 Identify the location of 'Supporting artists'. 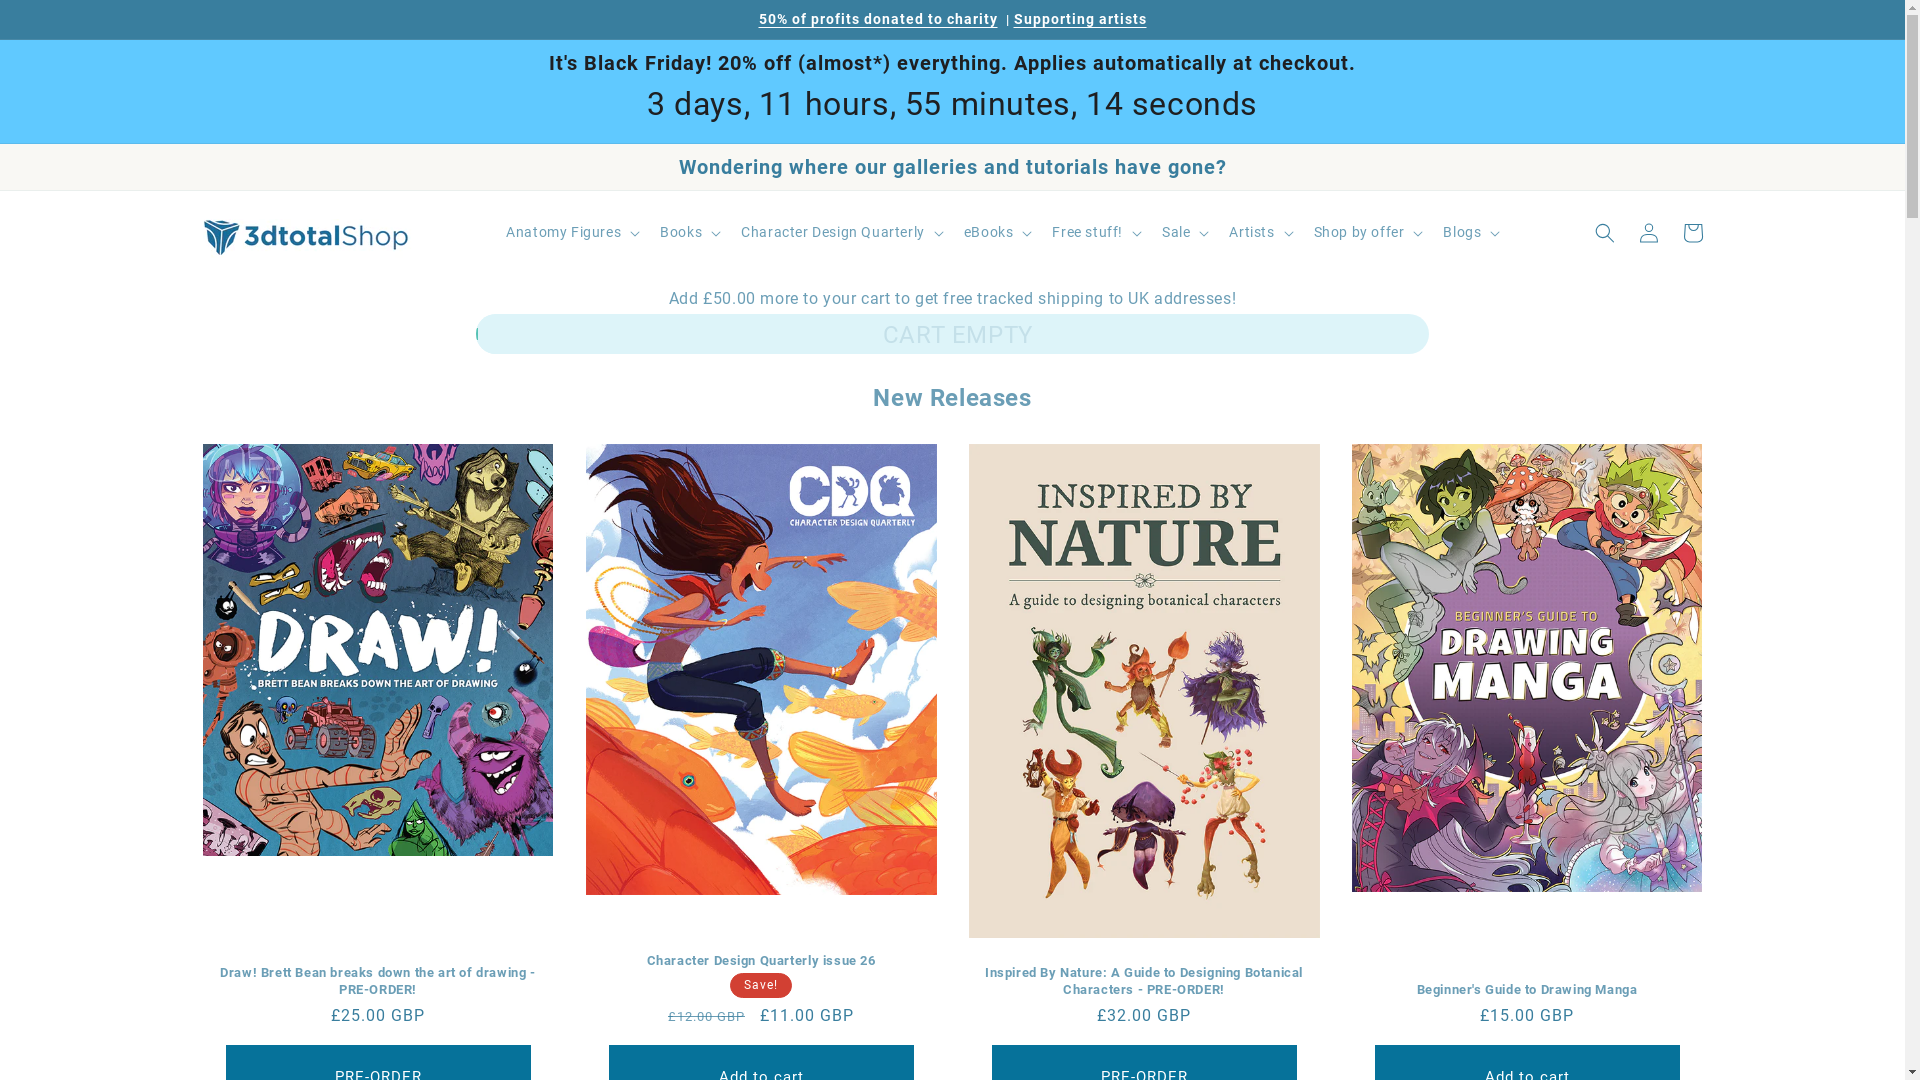
(1013, 19).